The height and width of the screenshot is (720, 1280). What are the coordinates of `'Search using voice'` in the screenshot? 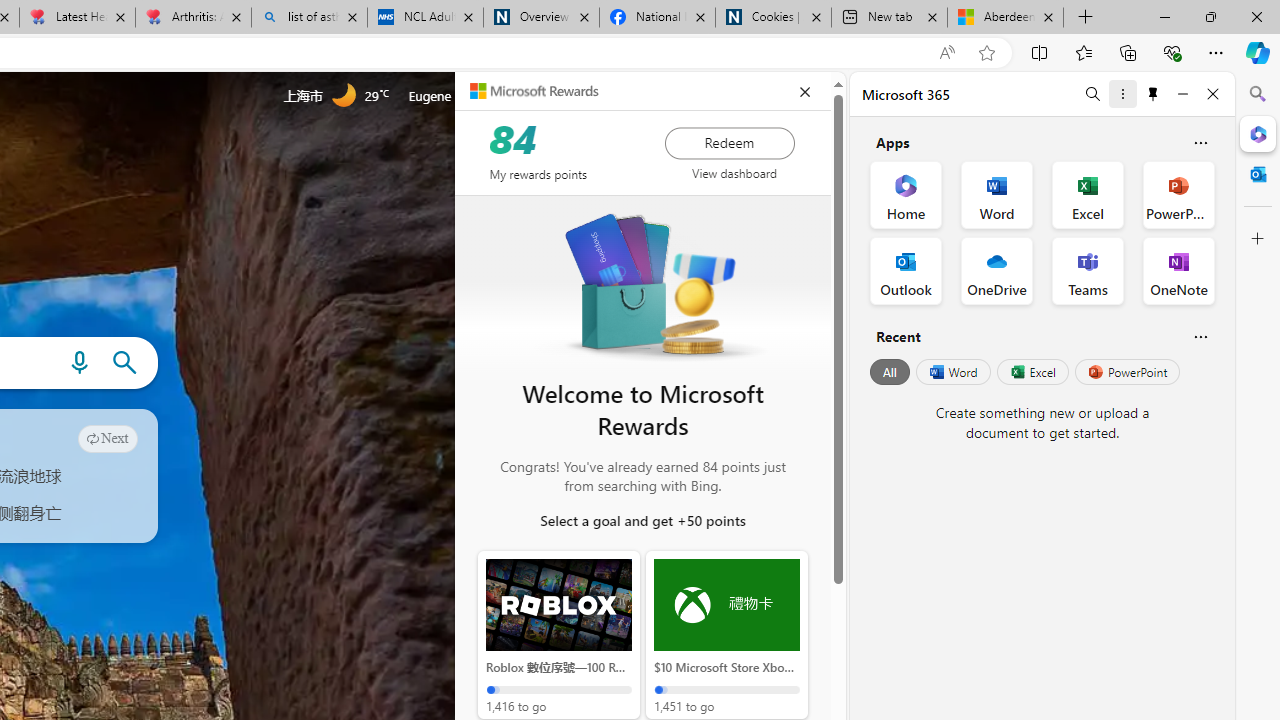 It's located at (79, 363).